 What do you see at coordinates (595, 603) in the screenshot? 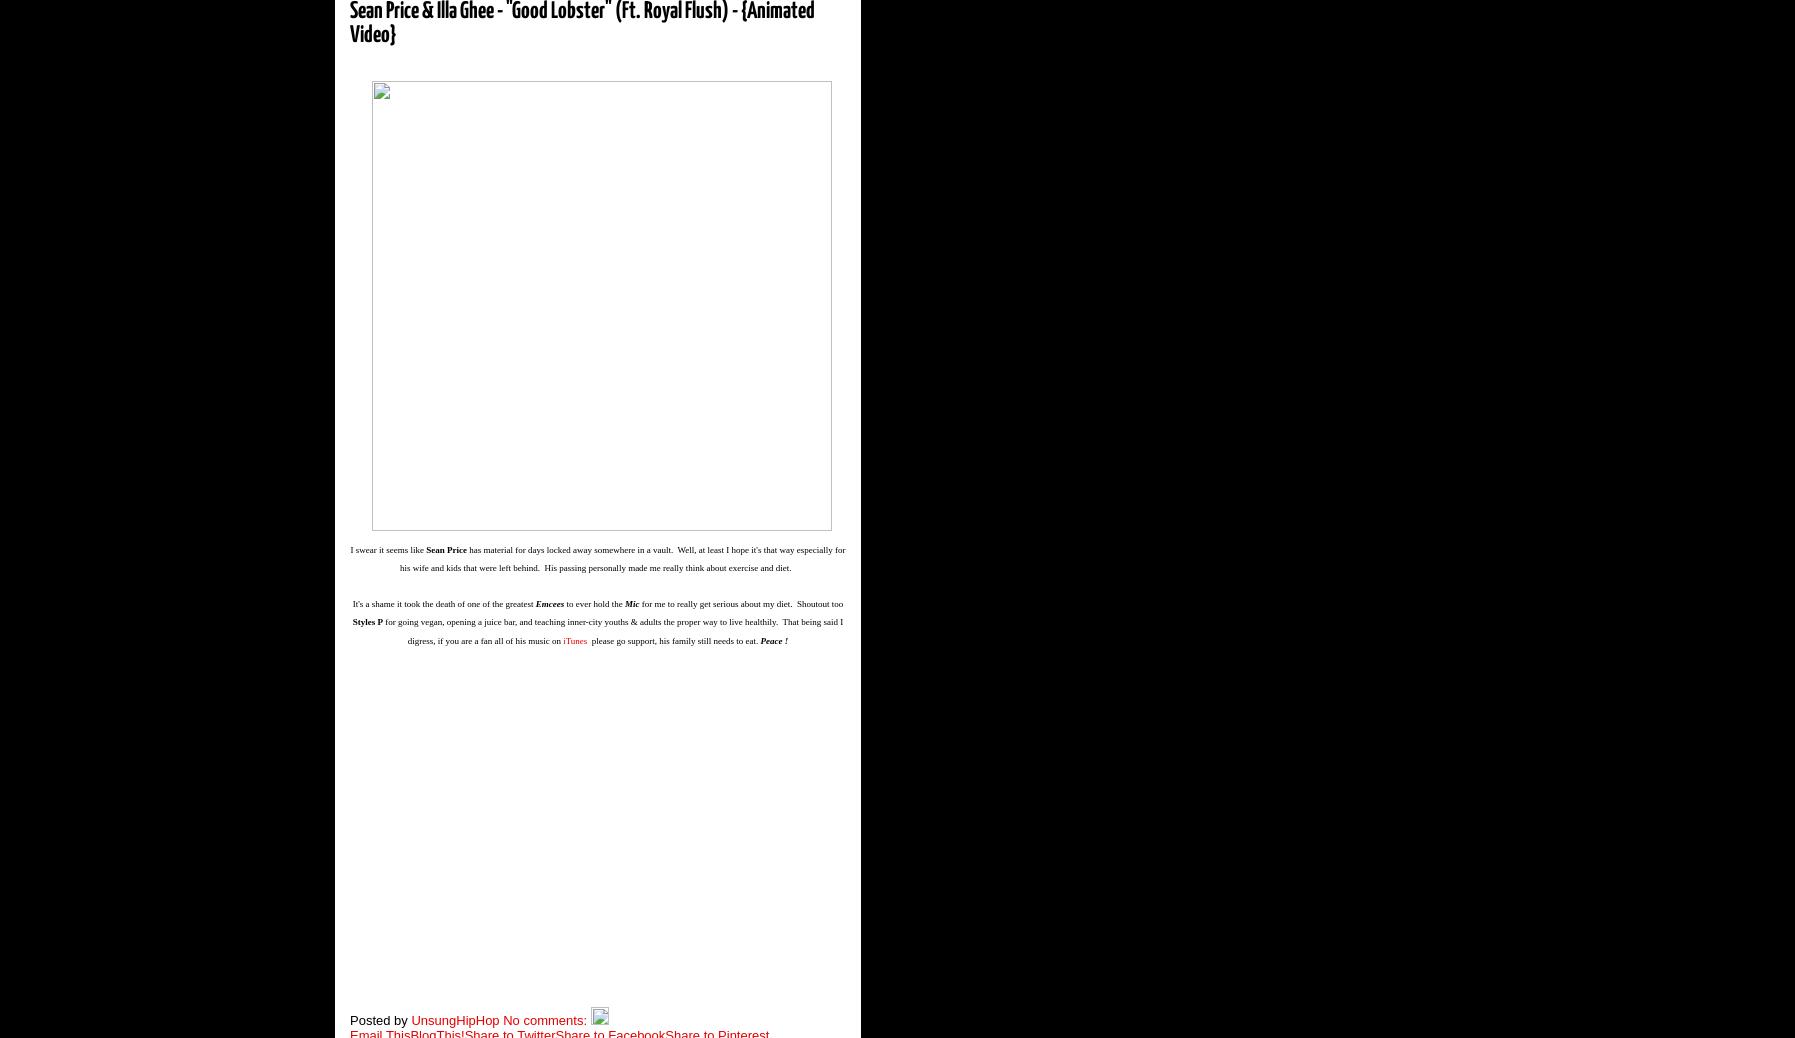
I see `'to ever hold the'` at bounding box center [595, 603].